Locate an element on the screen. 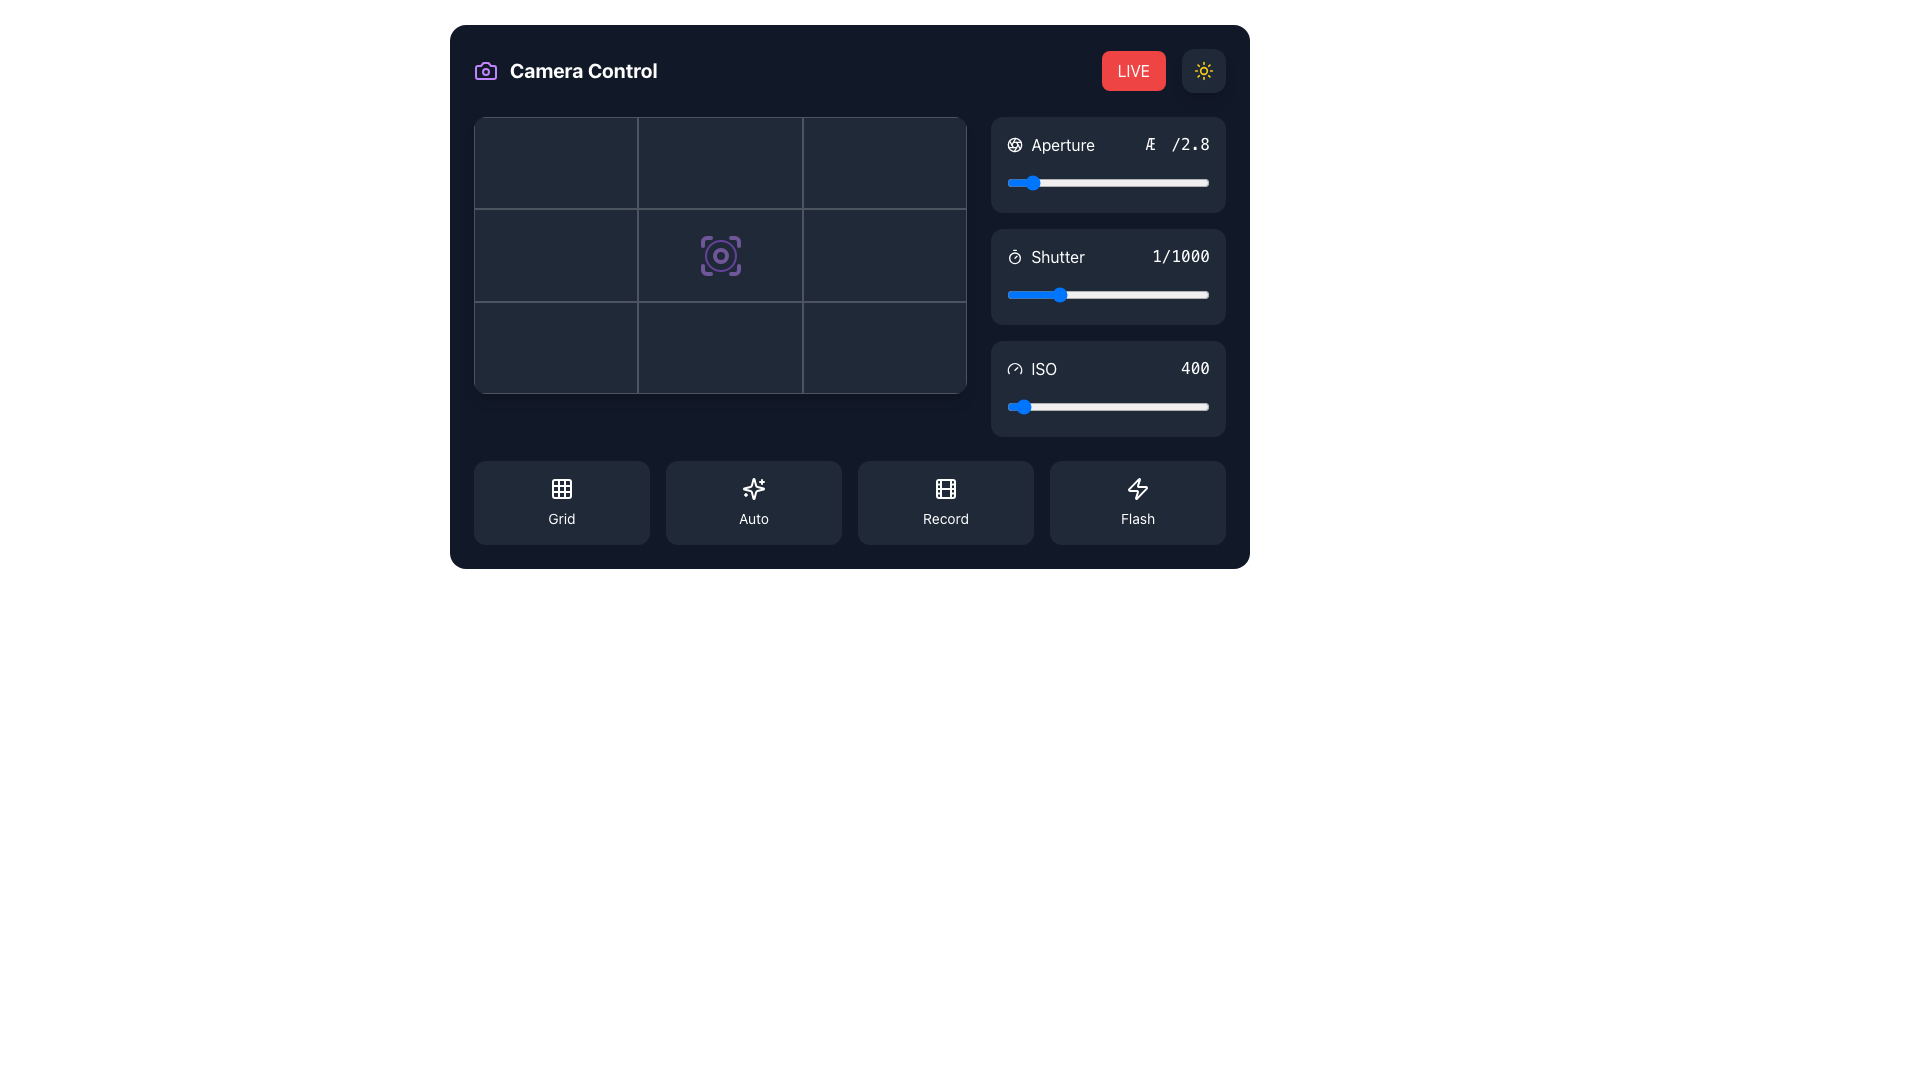 This screenshot has height=1080, width=1920. the pulsating animation of the Focus indicator, a small circular component with a purple border located at the center of the grid layout is located at coordinates (720, 254).